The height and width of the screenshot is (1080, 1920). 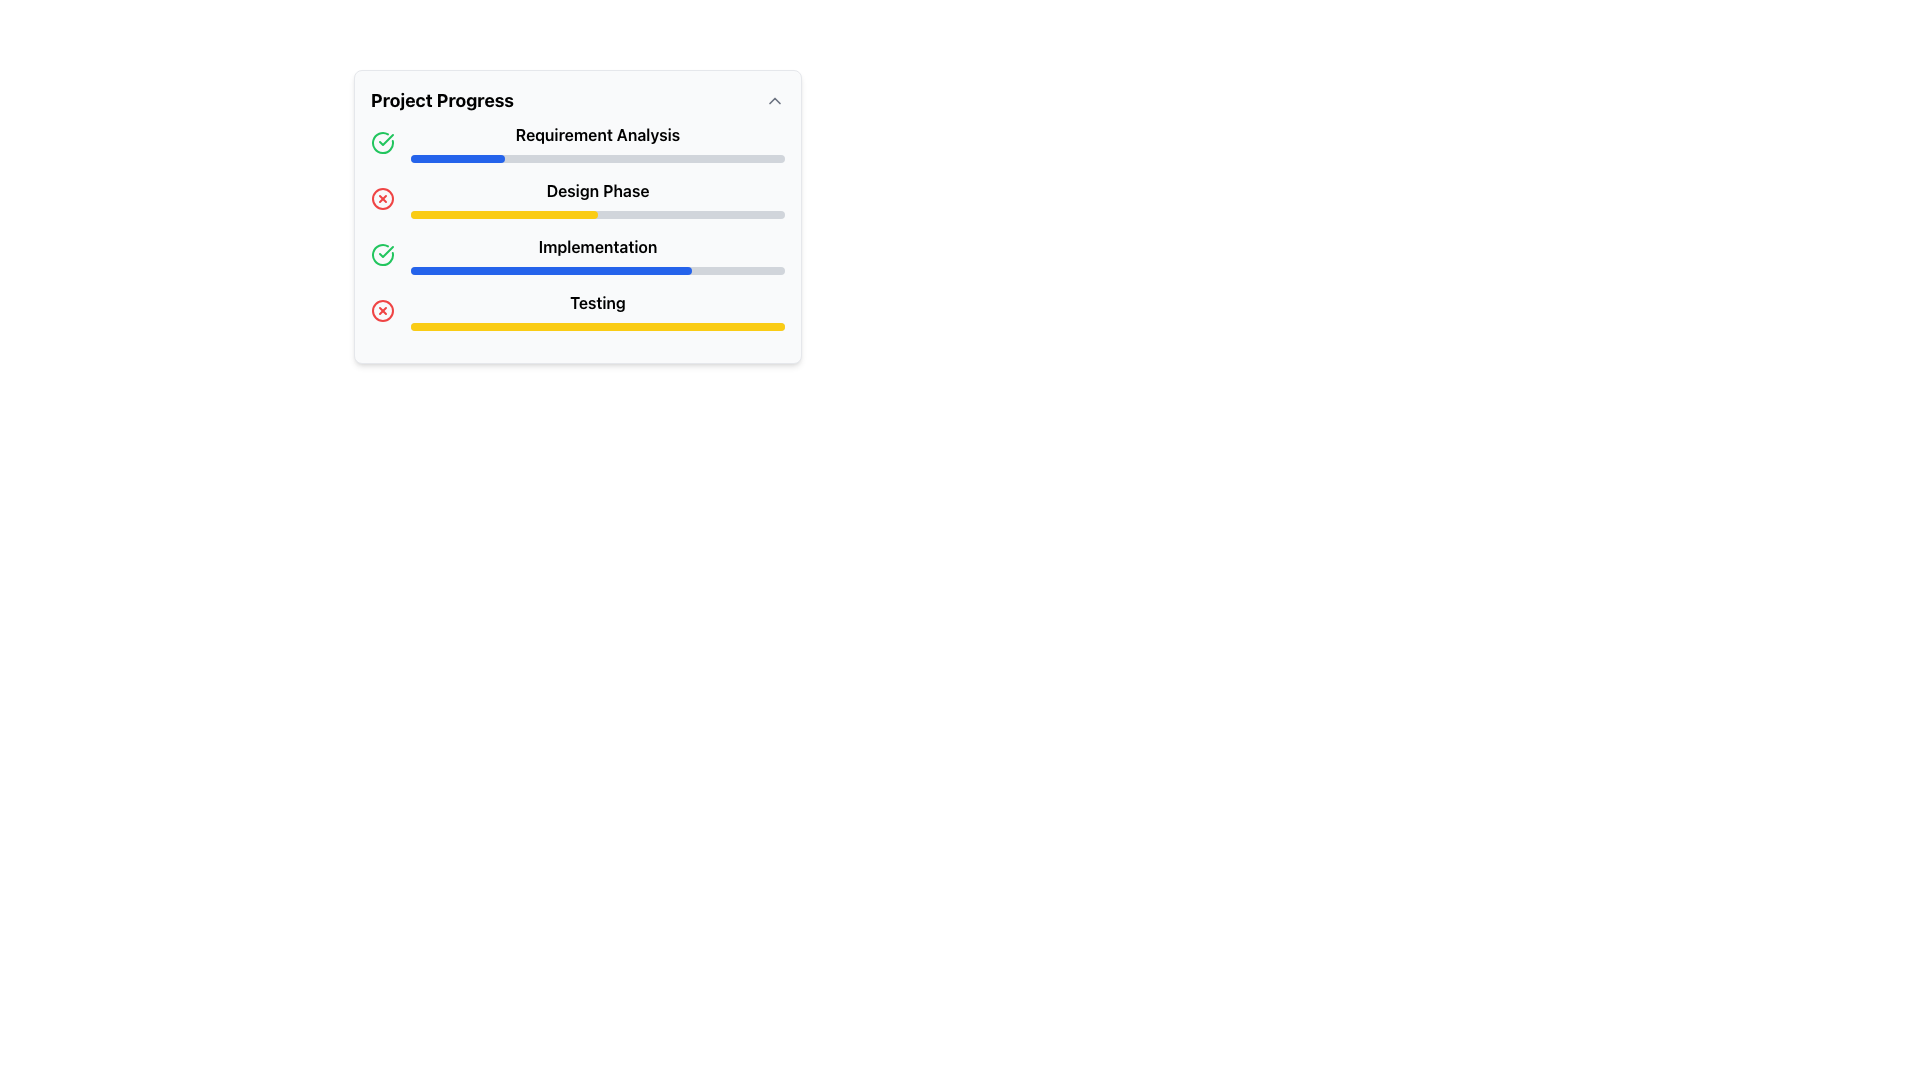 I want to click on the status by hovering over the checkmark icon indicating the completion of the 'Requirement Analysis' task in the project tracker interface, so click(x=383, y=141).